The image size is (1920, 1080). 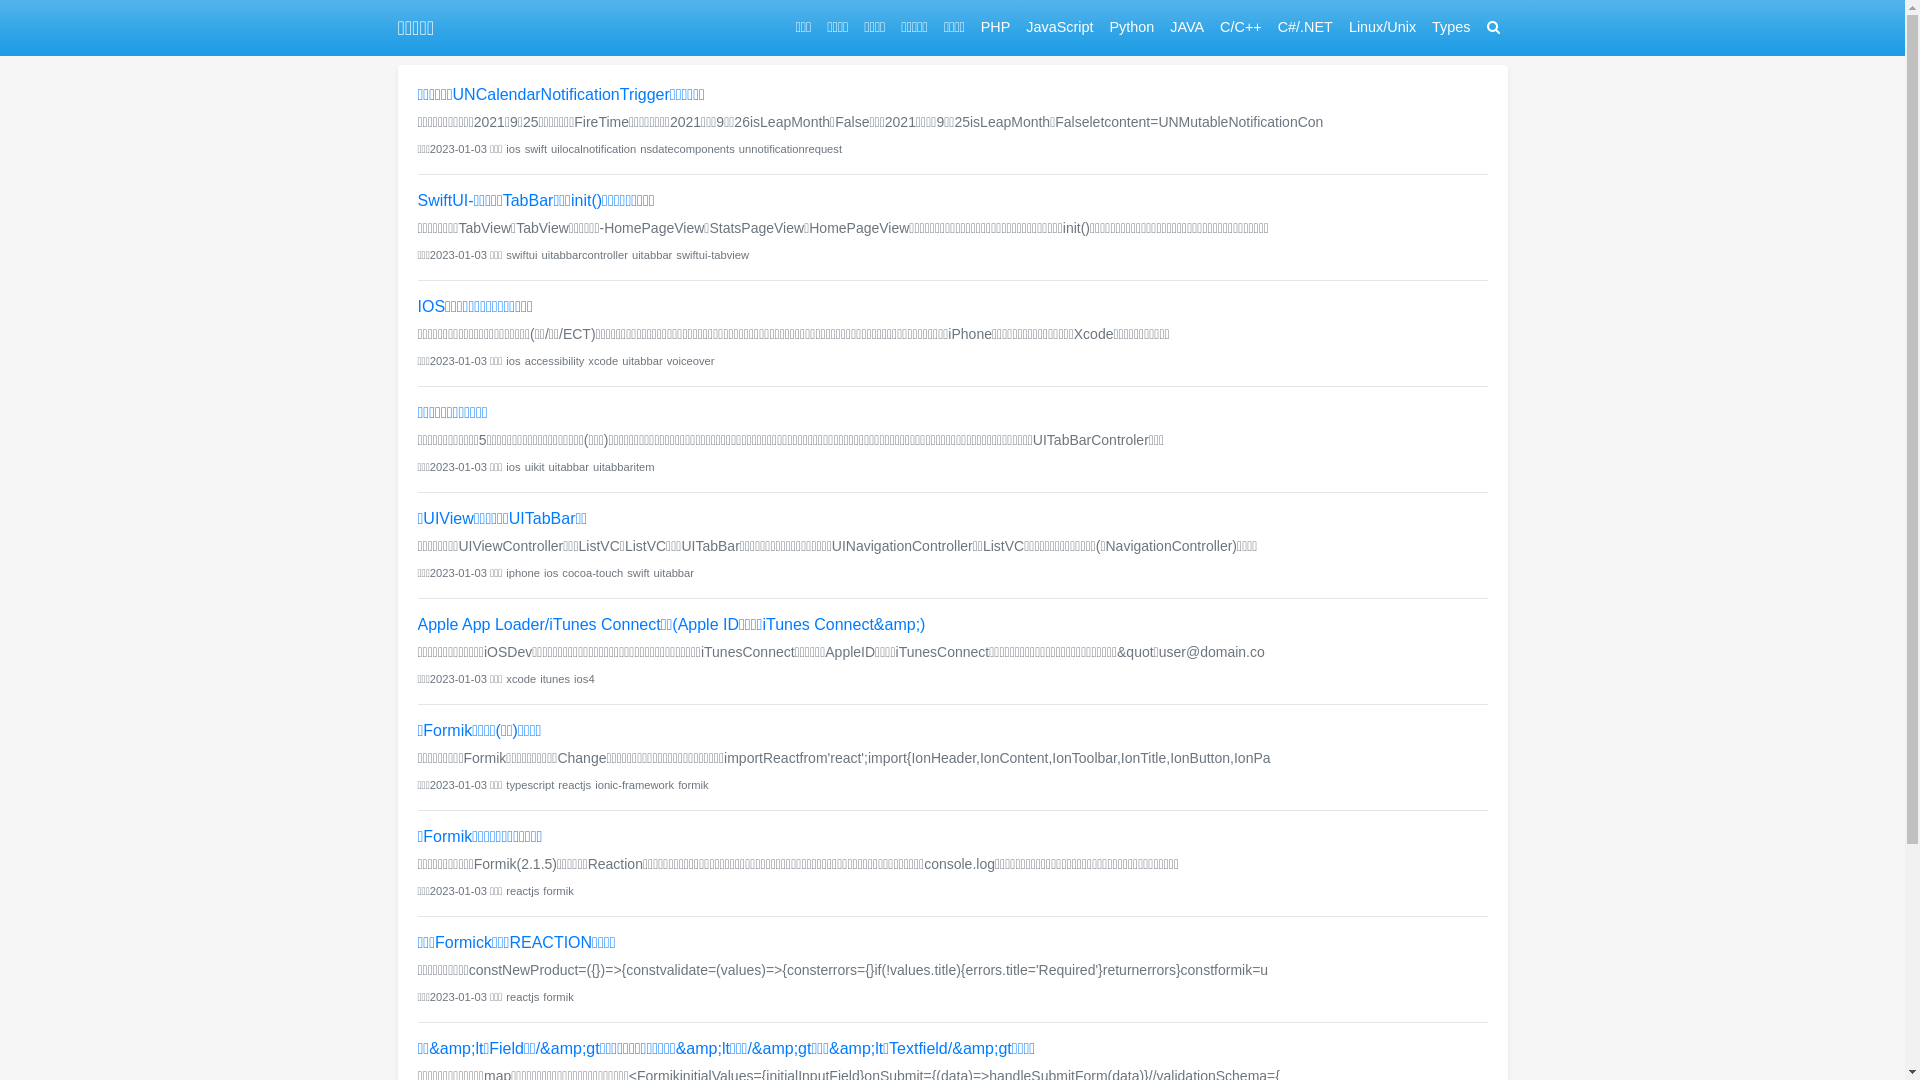 I want to click on 'uitabbaritem', so click(x=592, y=466).